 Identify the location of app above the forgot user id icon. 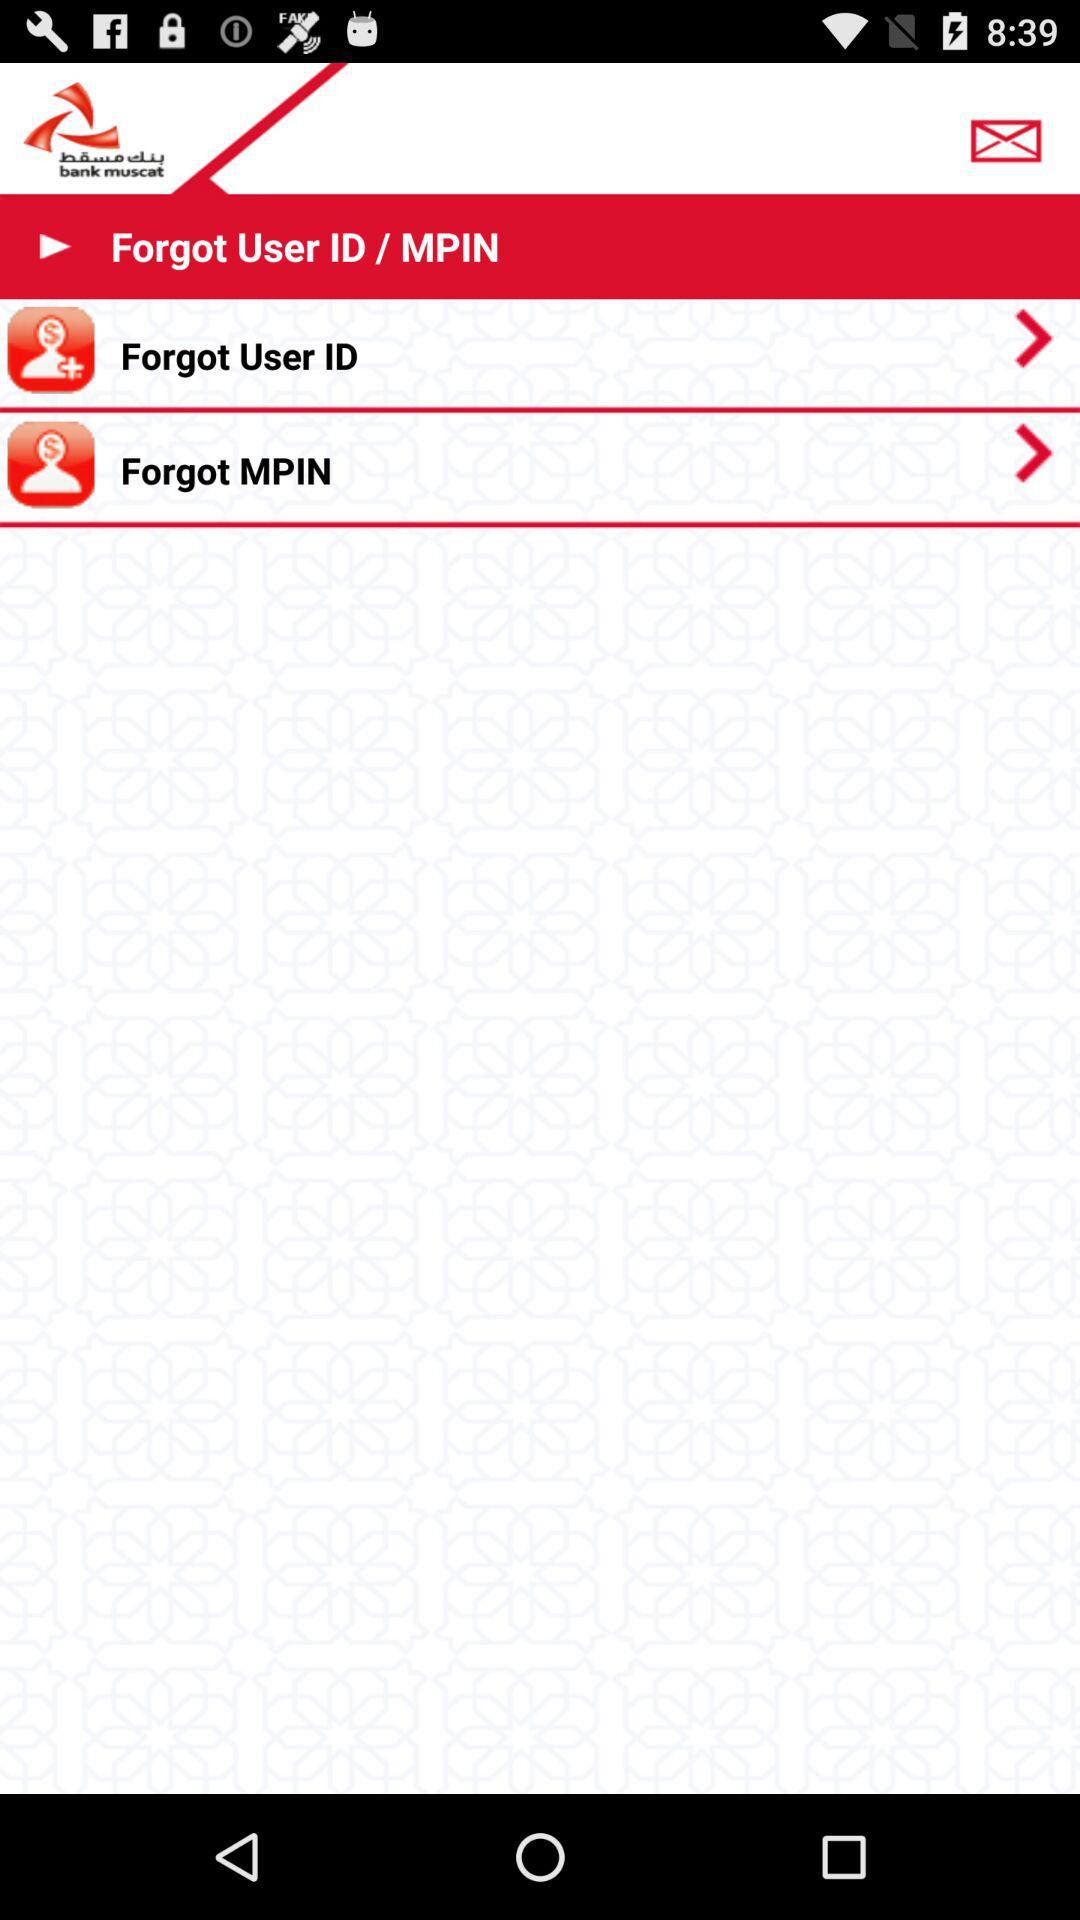
(1011, 133).